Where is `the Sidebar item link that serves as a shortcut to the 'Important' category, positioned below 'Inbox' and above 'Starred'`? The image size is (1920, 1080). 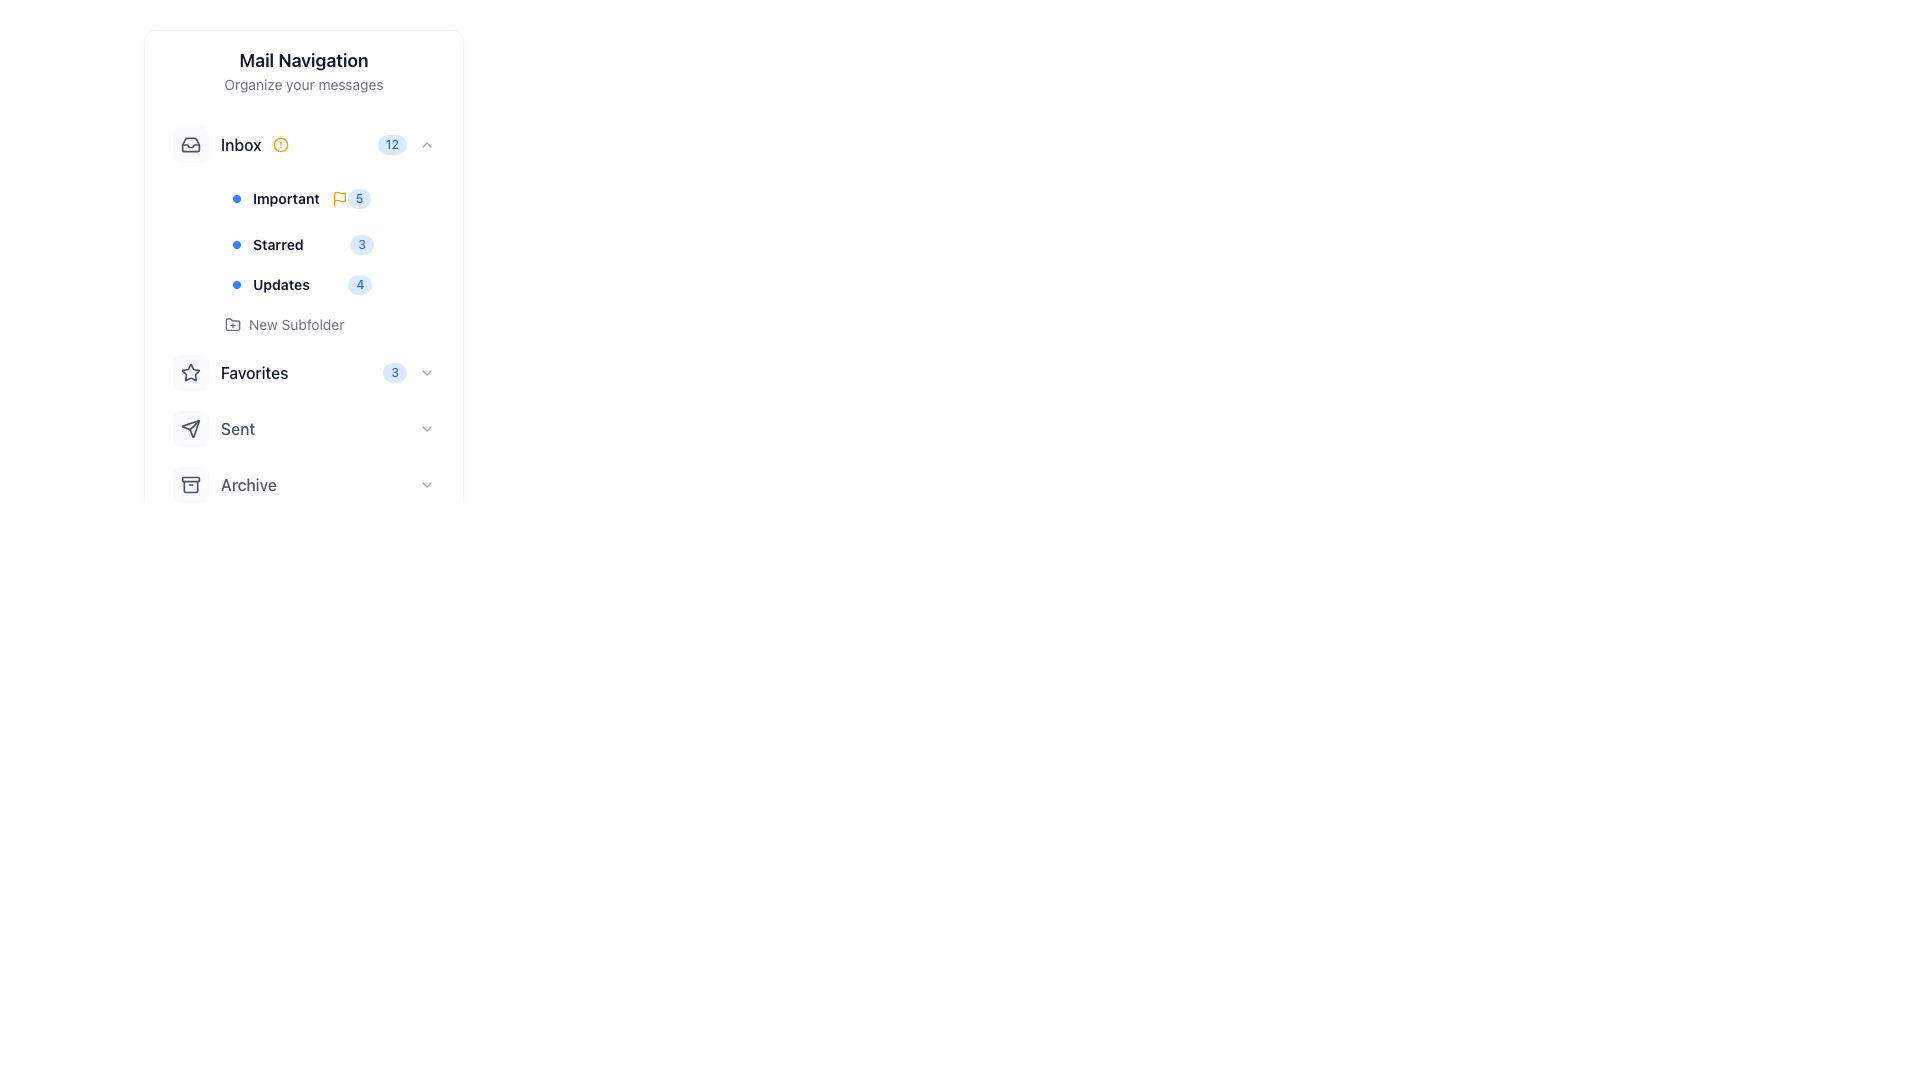
the Sidebar item link that serves as a shortcut to the 'Important' category, positioned below 'Inbox' and above 'Starred' is located at coordinates (327, 199).